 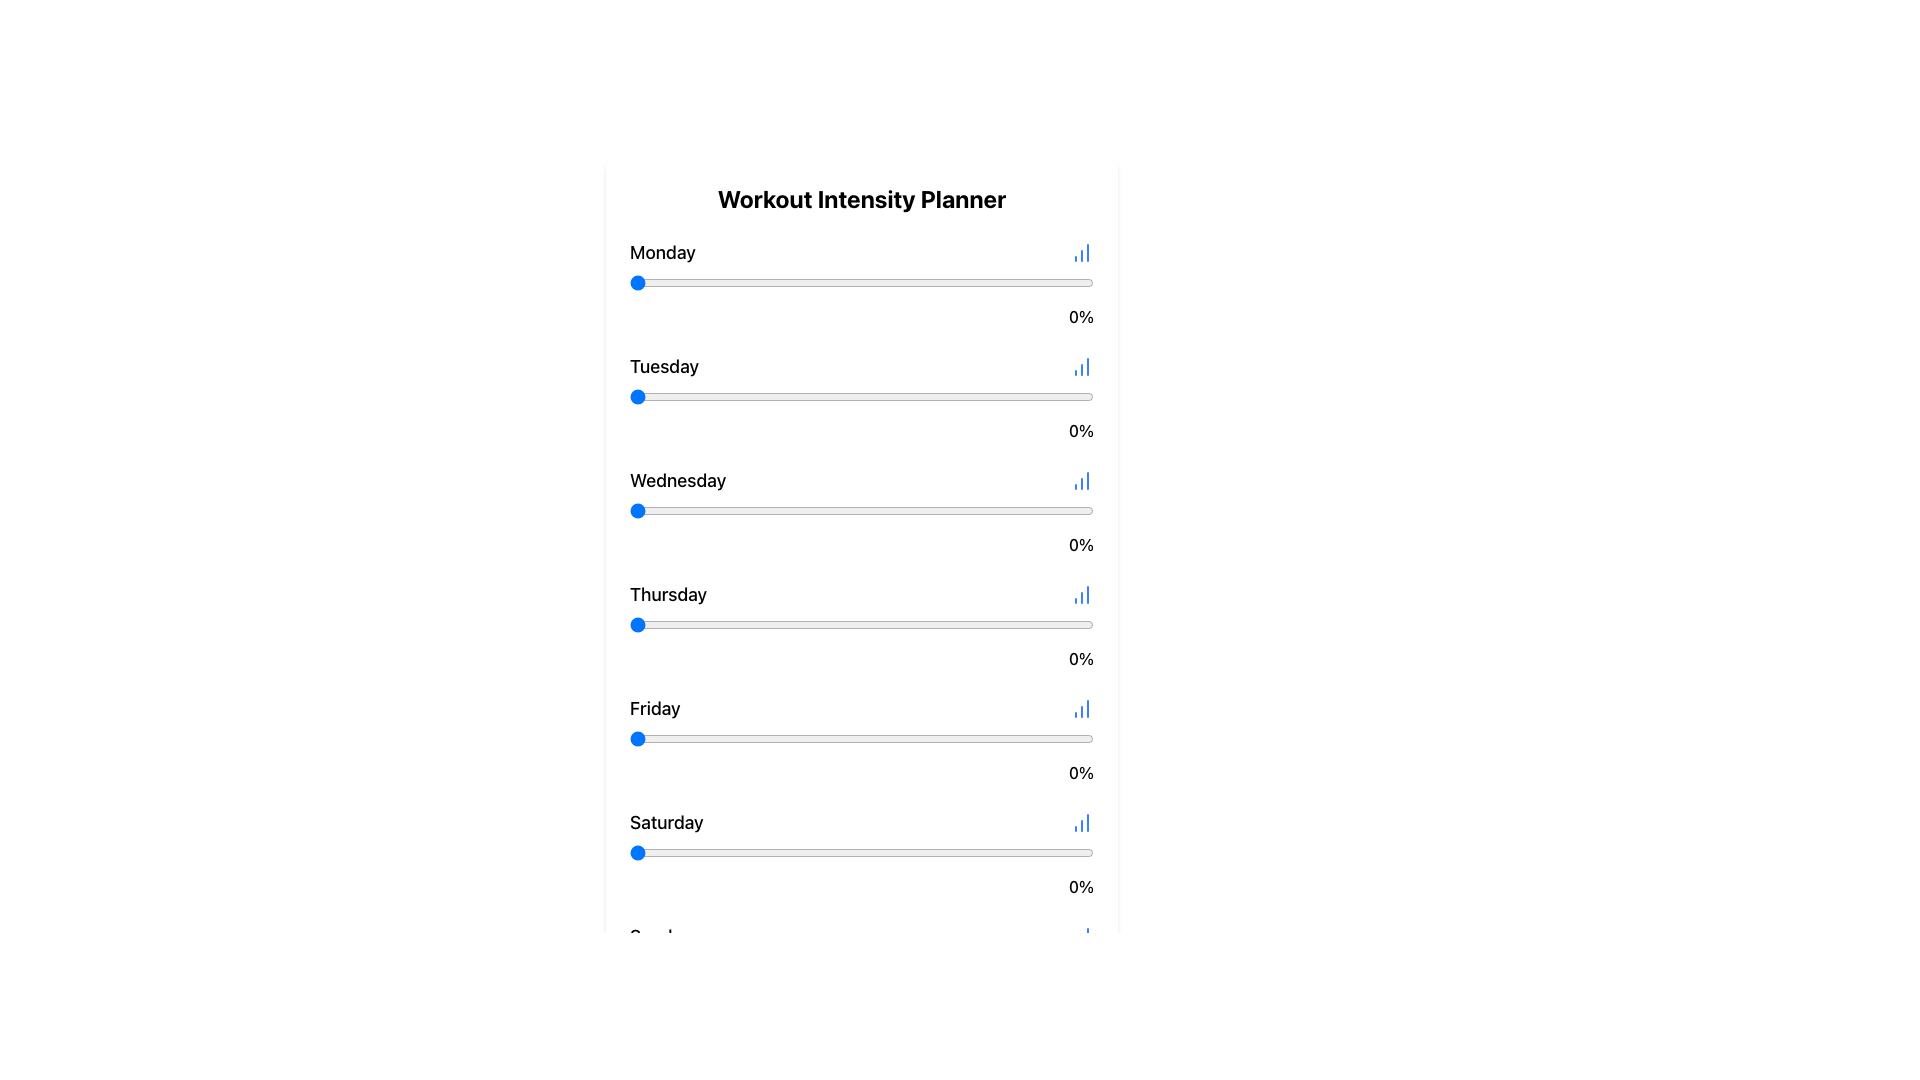 I want to click on the small, stylized blue column chart icon located to the right of the 'Saturday' text in the 'Workout Intensity Planner' interface, so click(x=1080, y=822).